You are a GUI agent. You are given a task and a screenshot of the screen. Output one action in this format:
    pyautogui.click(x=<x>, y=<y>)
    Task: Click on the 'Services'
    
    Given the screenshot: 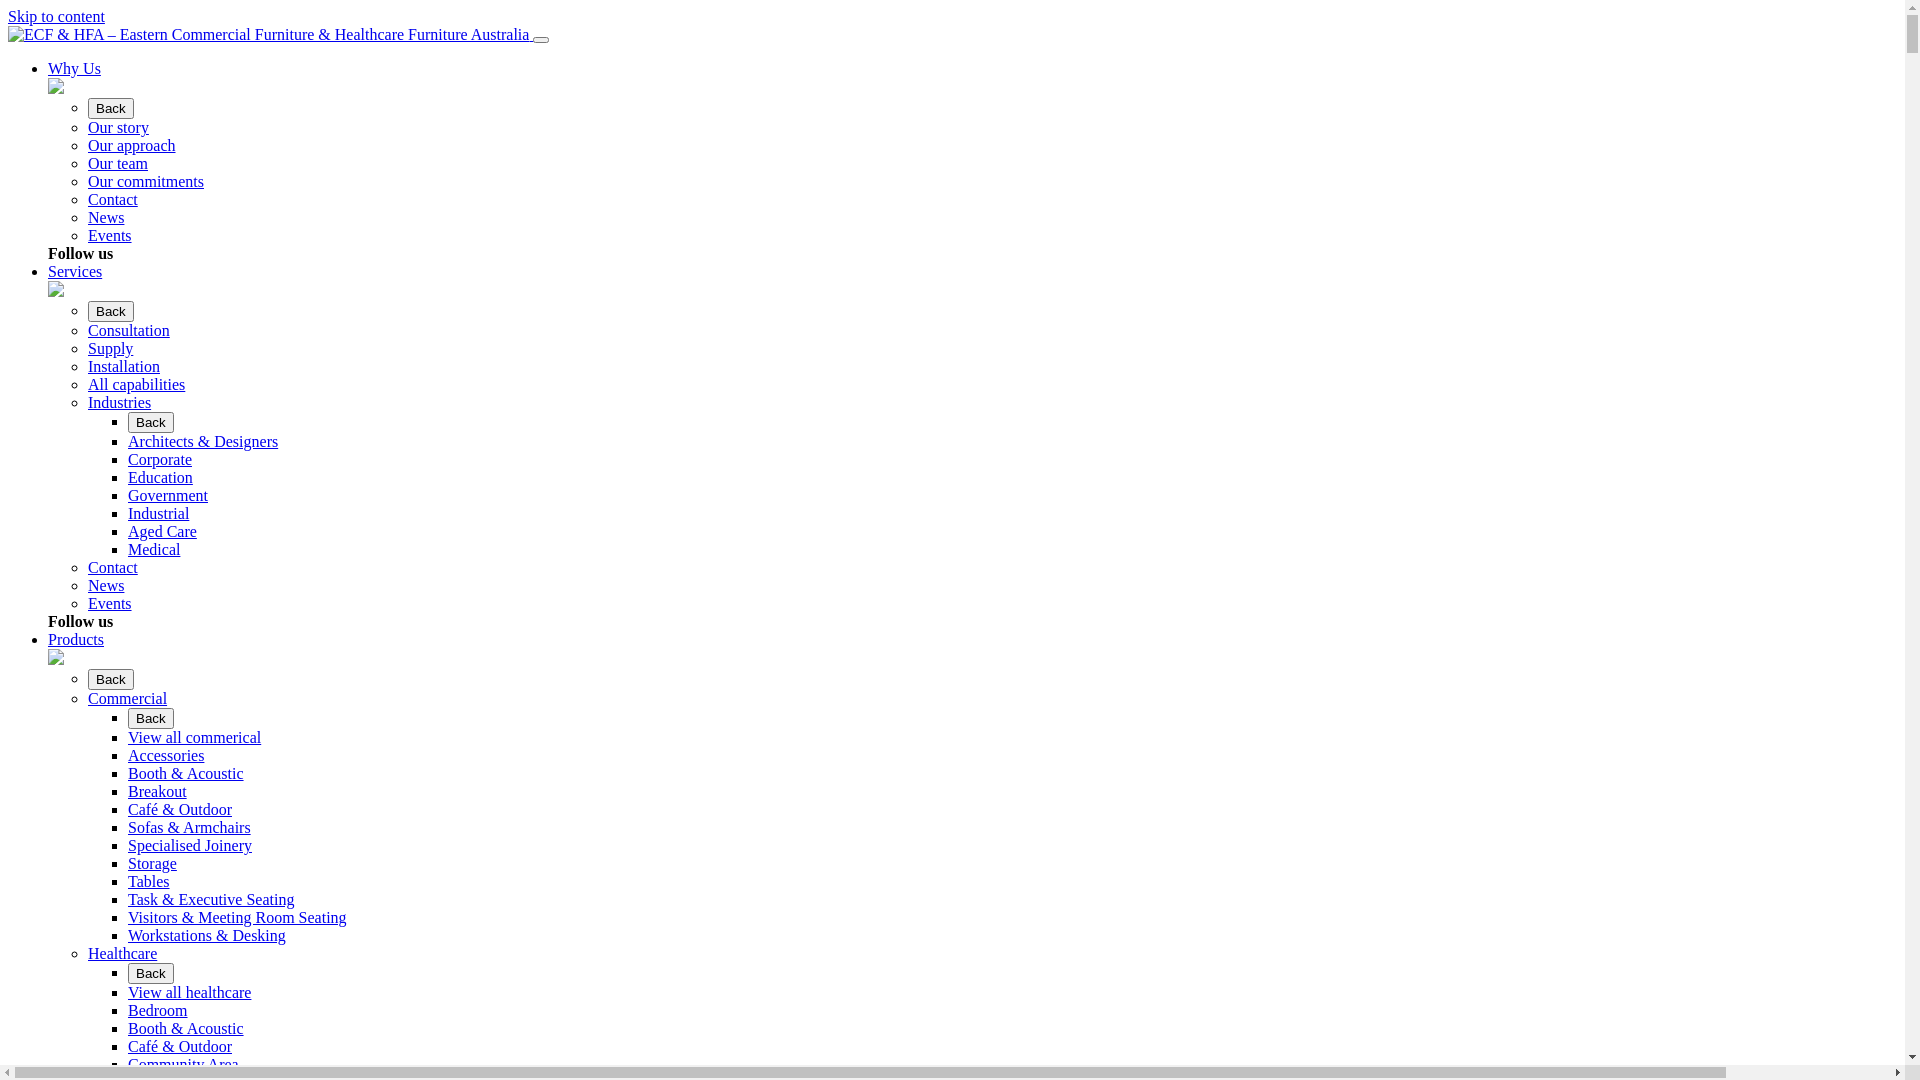 What is the action you would take?
    pyautogui.click(x=75, y=271)
    